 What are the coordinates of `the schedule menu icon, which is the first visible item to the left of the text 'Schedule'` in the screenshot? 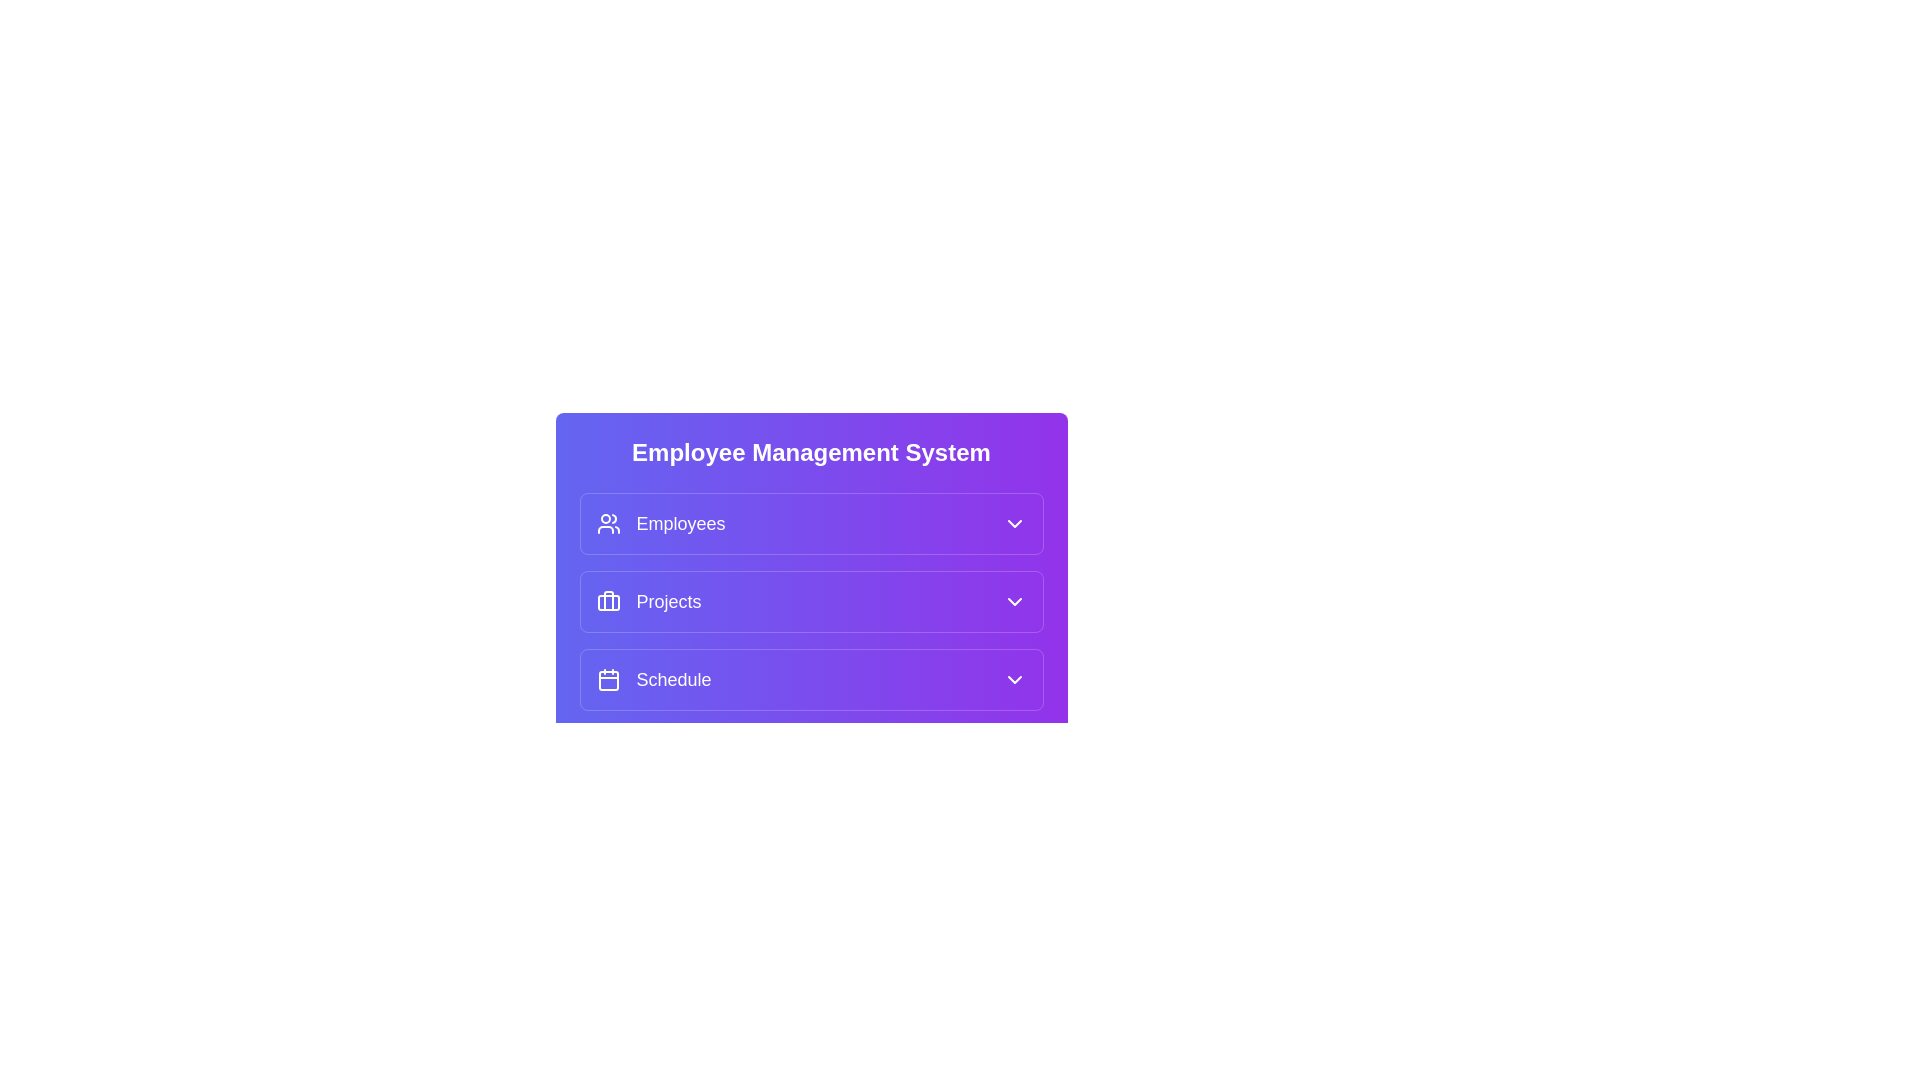 It's located at (607, 678).